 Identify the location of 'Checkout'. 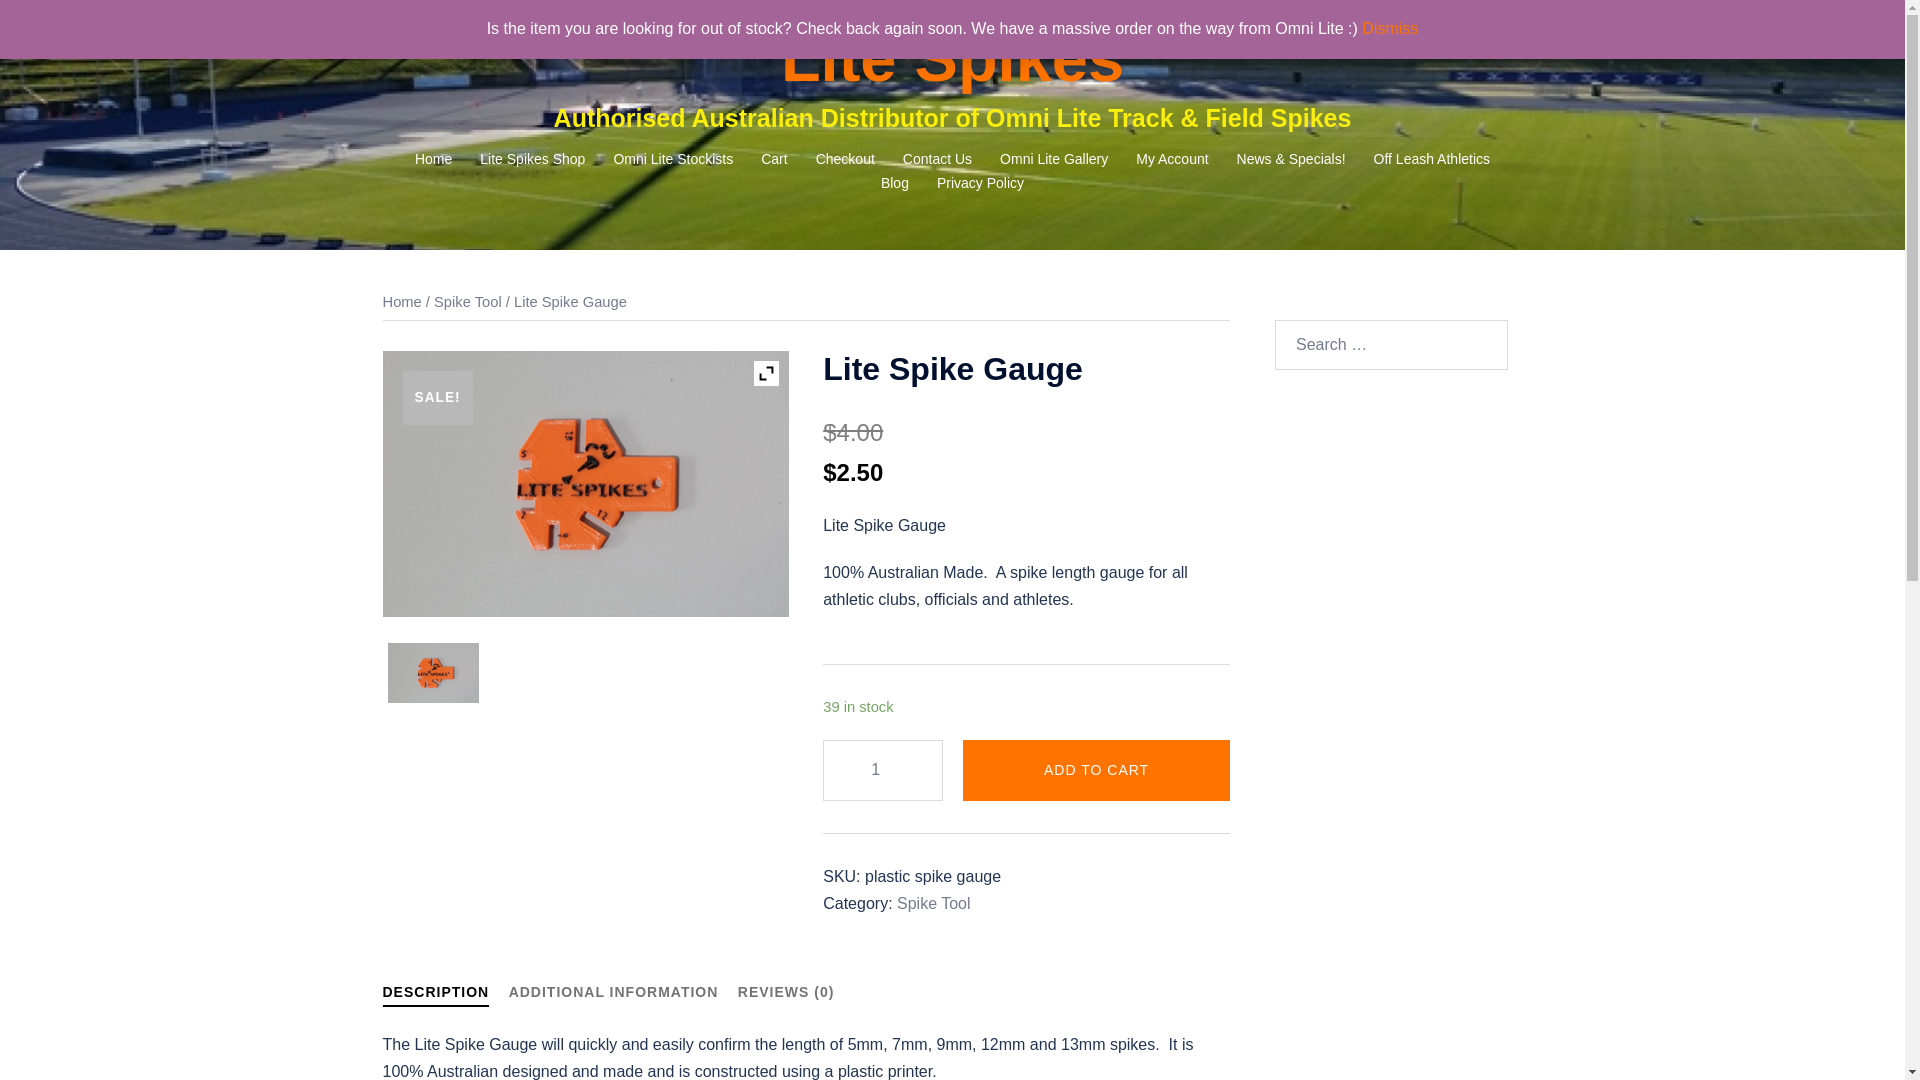
(845, 158).